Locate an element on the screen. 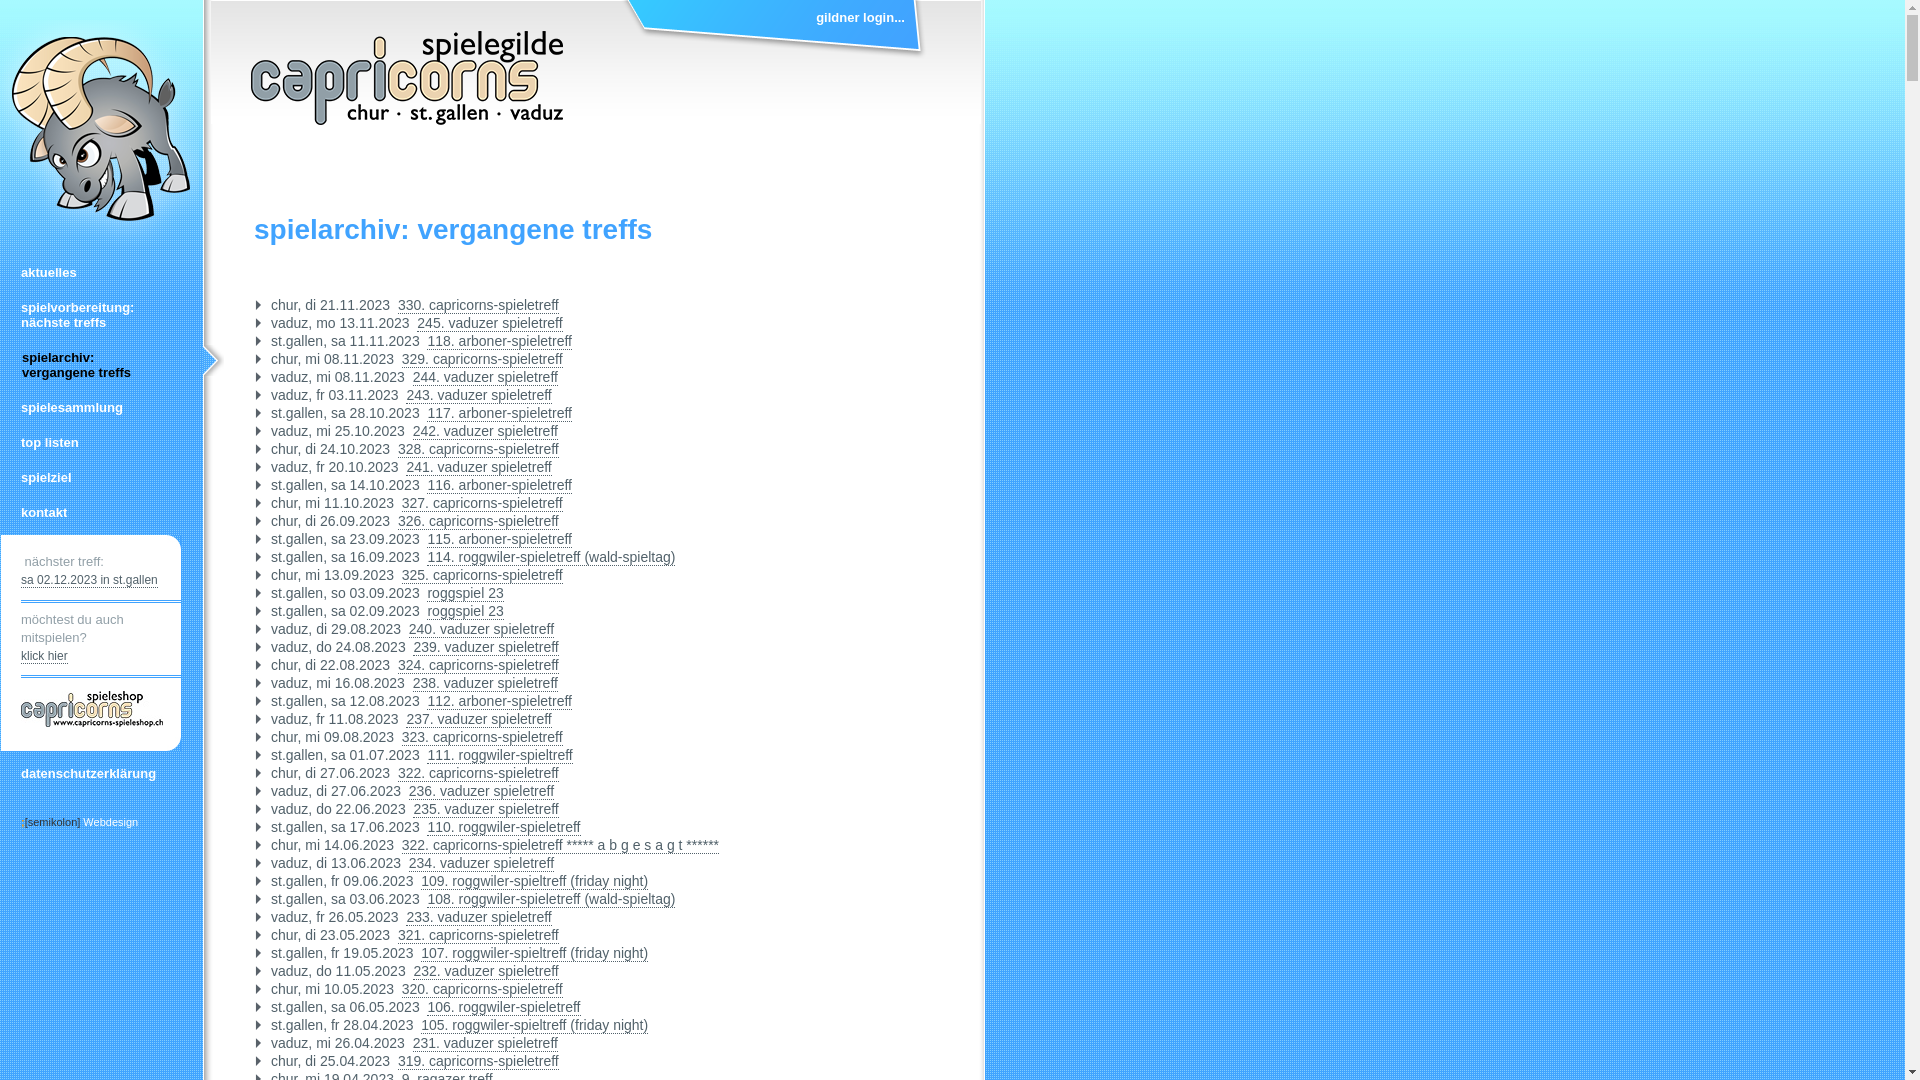  'spielesammlung' is located at coordinates (99, 406).